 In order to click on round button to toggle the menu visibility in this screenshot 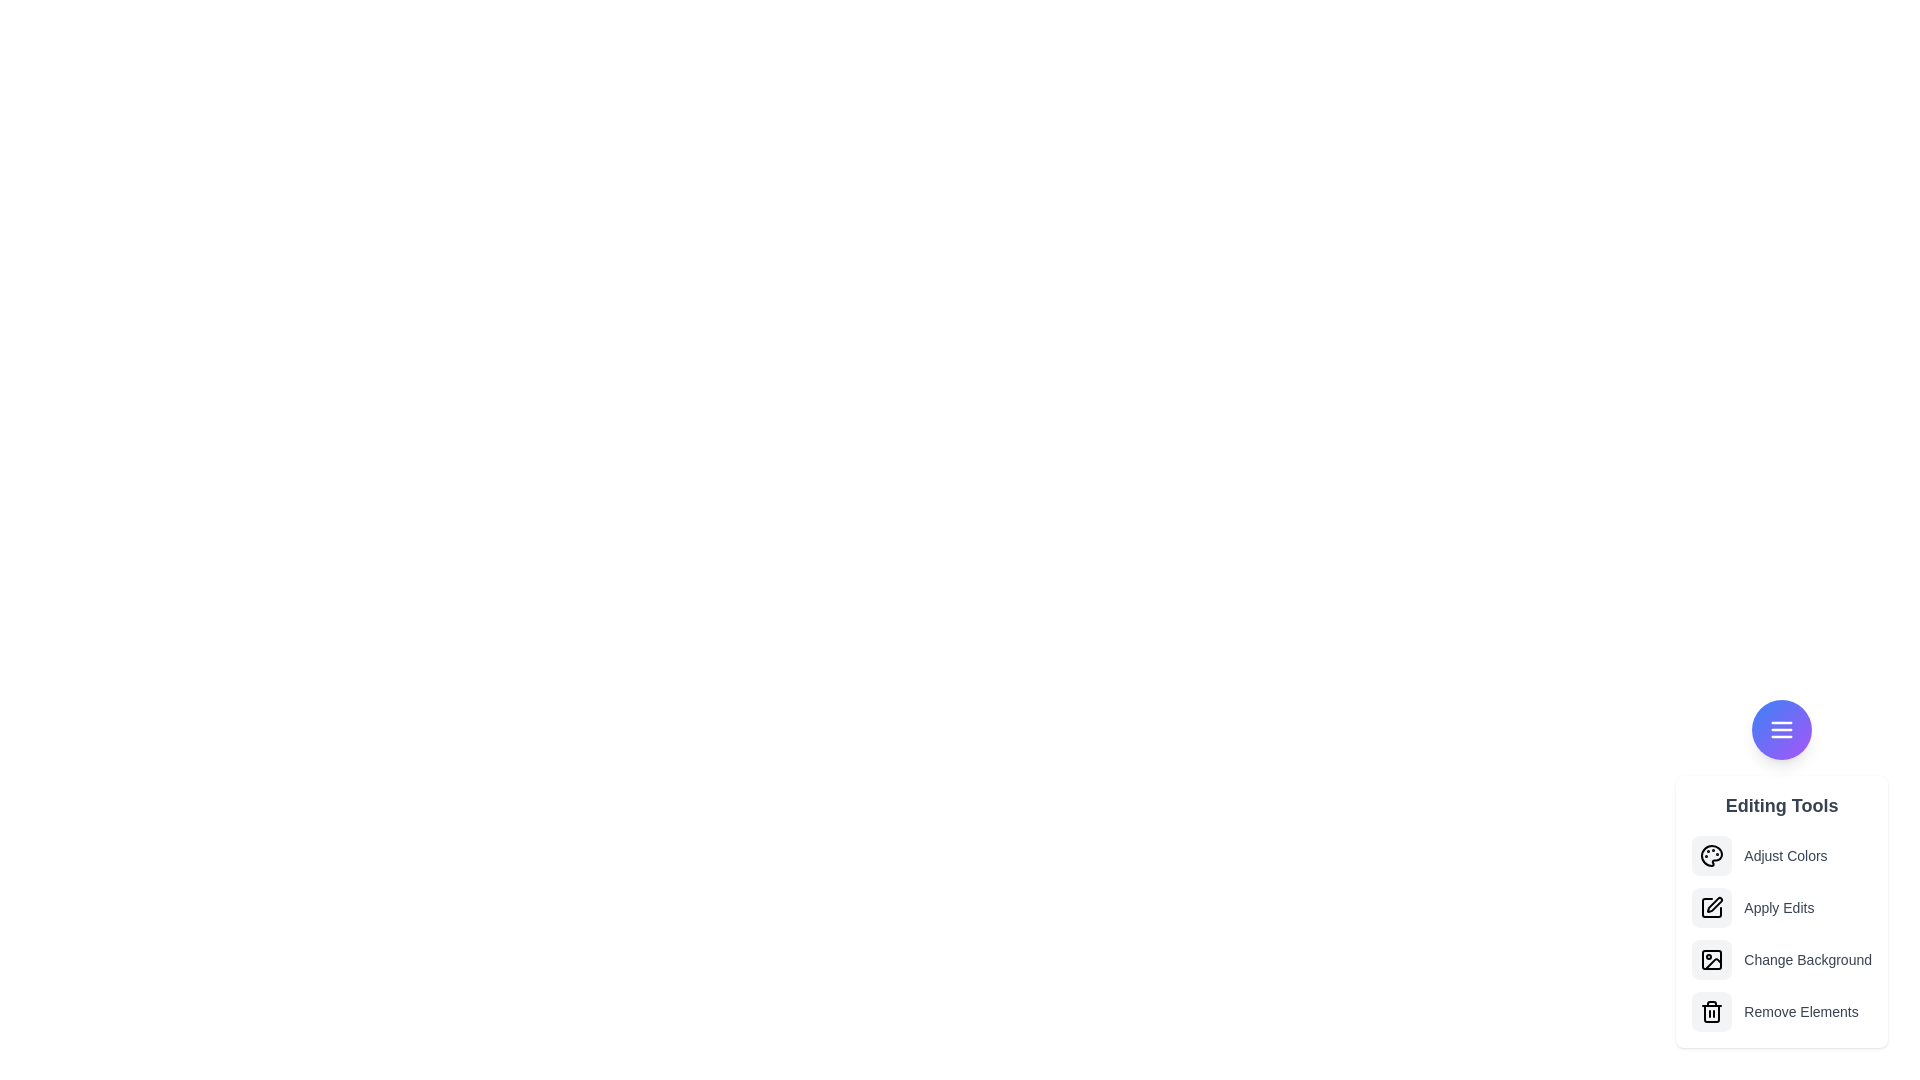, I will do `click(1781, 729)`.